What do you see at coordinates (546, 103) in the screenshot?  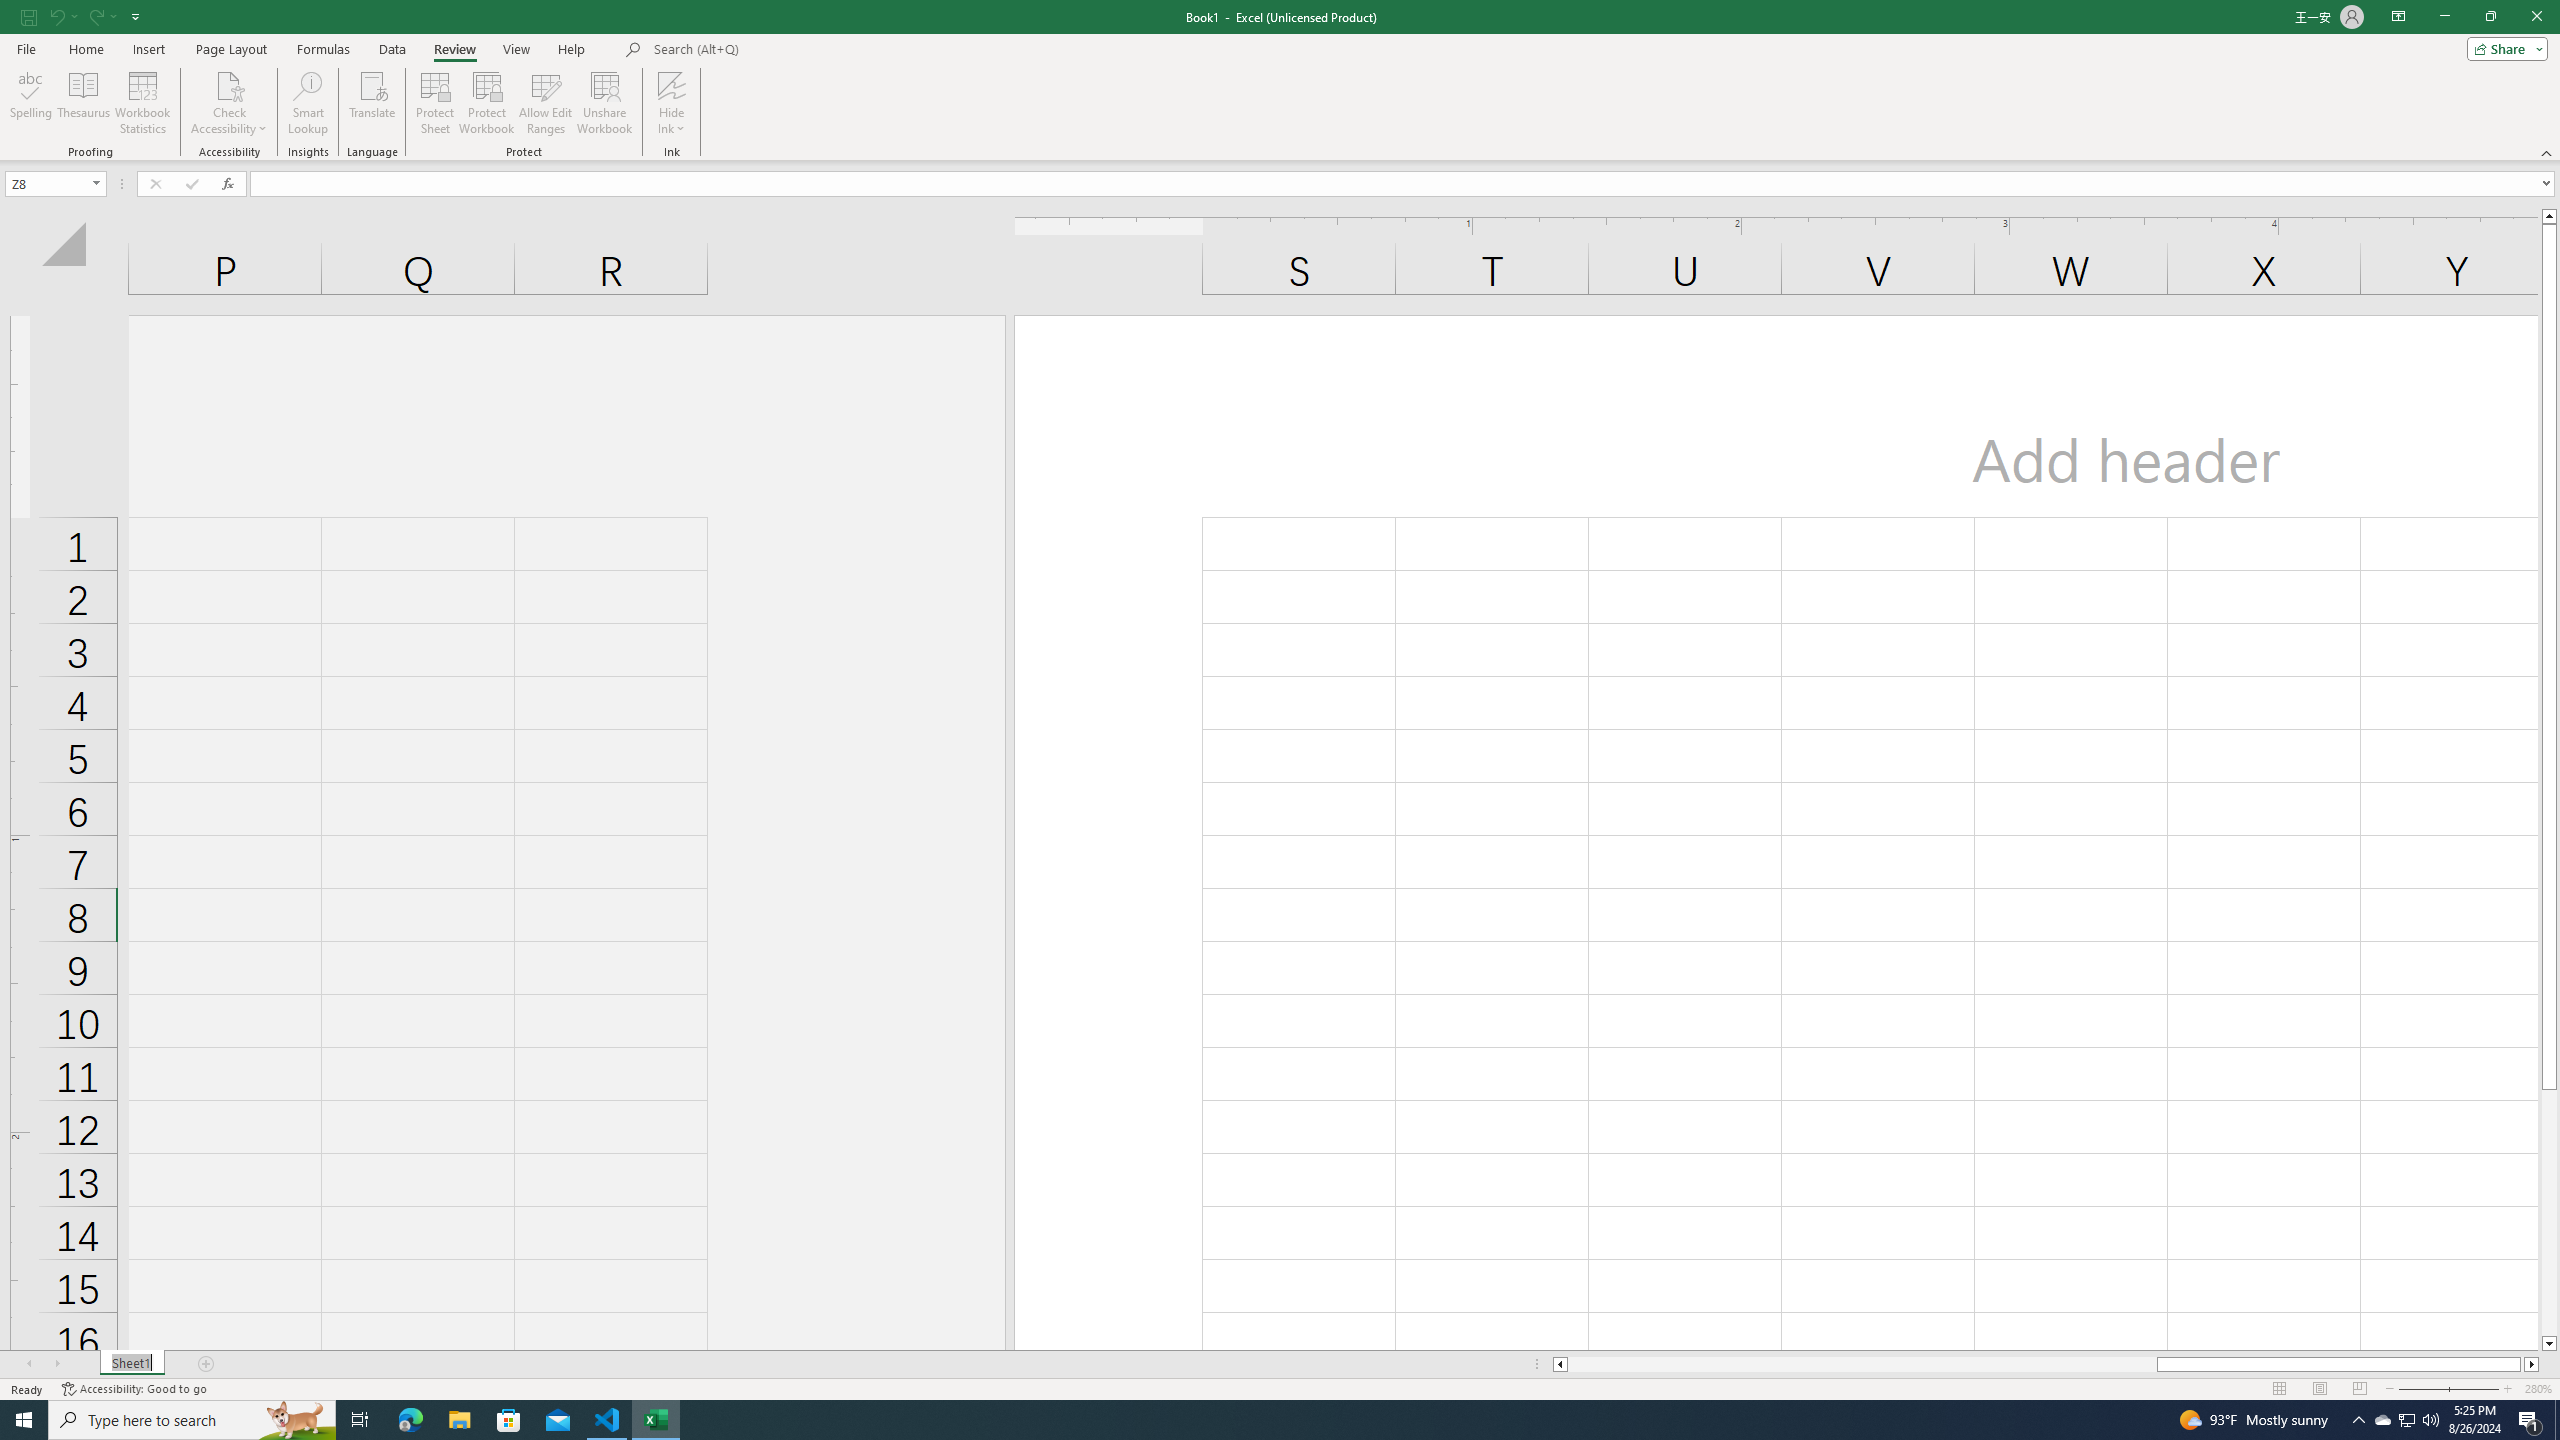 I see `'Allow Edit Ranges'` at bounding box center [546, 103].